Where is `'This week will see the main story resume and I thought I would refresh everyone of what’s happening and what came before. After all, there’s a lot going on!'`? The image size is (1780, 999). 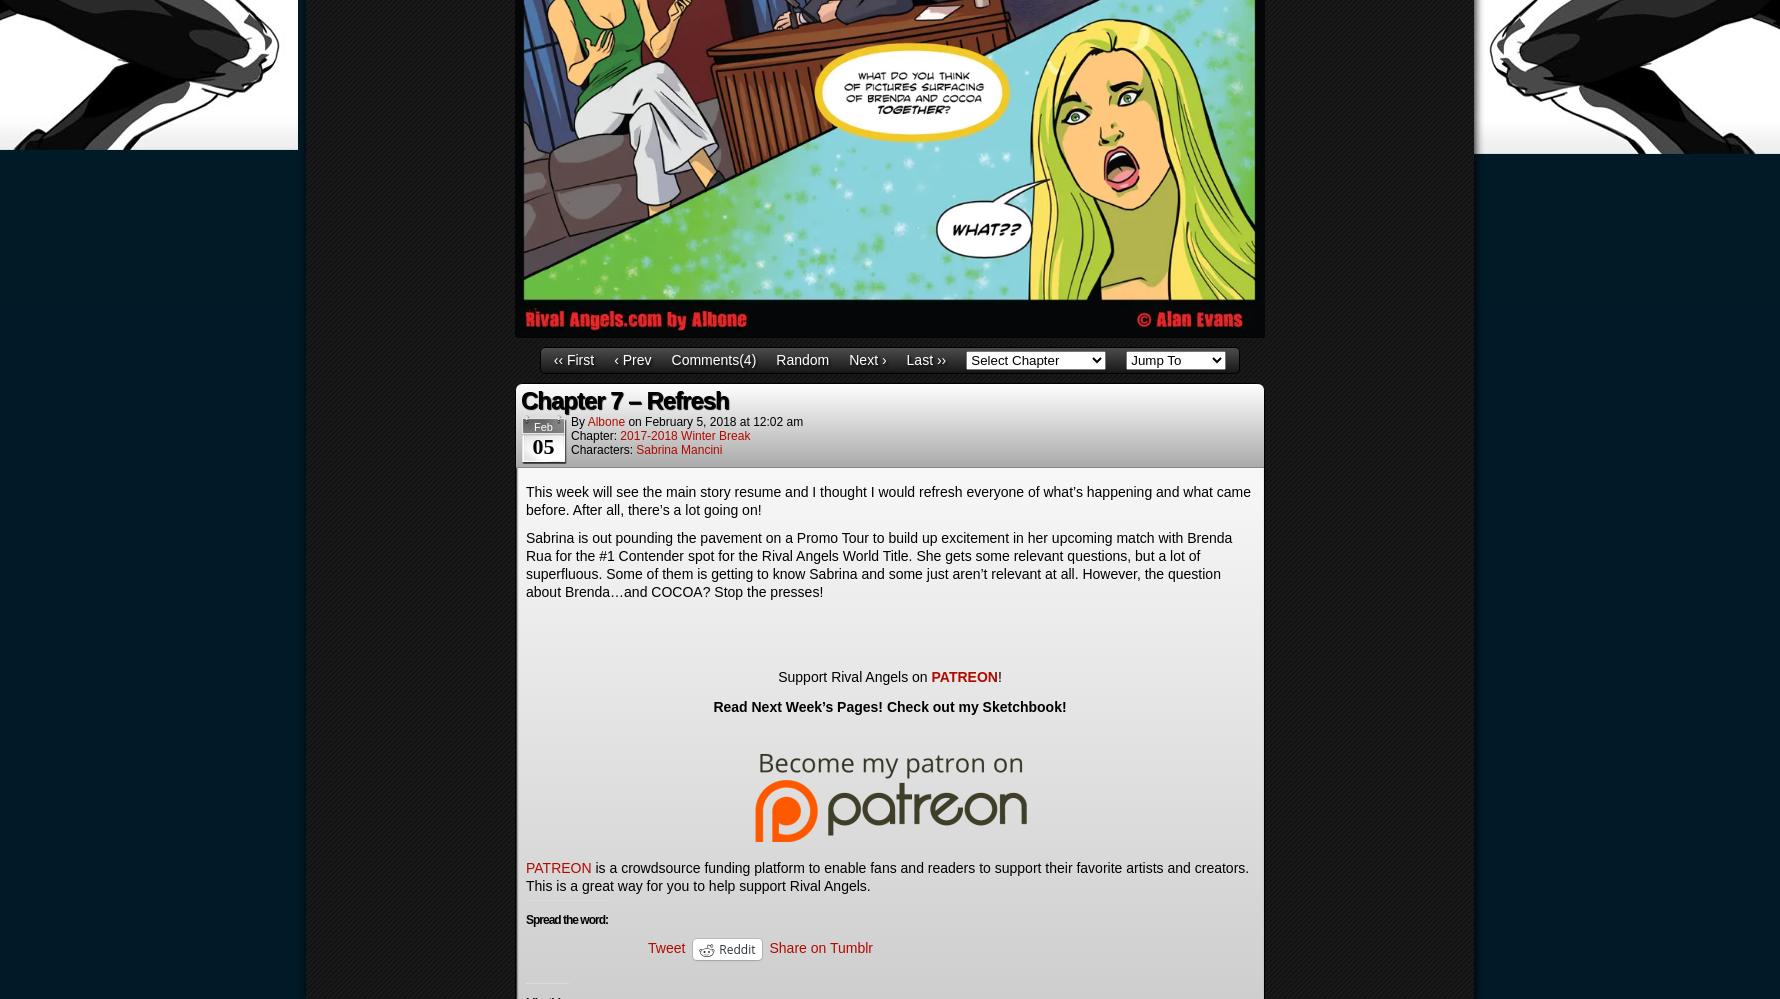 'This week will see the main story resume and I thought I would refresh everyone of what’s happening and what came before. After all, there’s a lot going on!' is located at coordinates (887, 499).